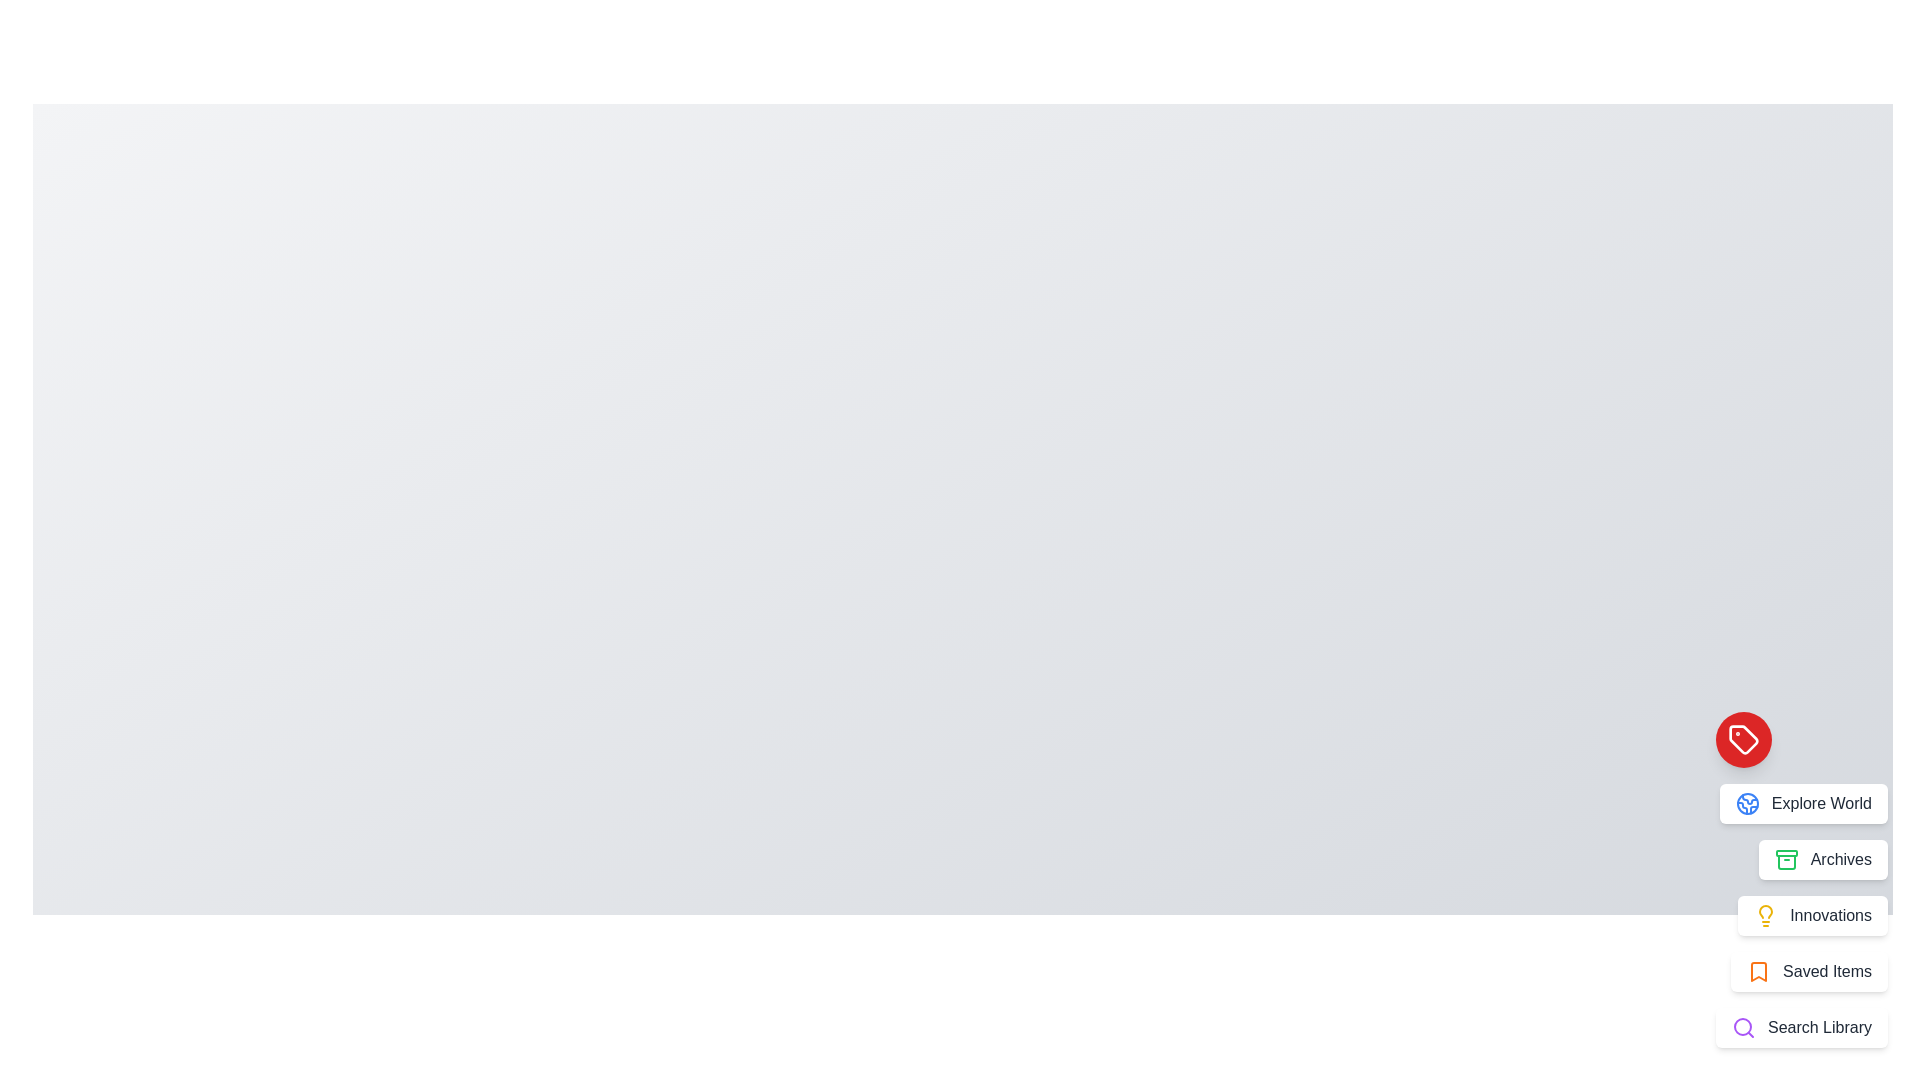  Describe the element at coordinates (1813, 915) in the screenshot. I see `the menu item labeled 'Innovations' to observe its hover effect` at that location.